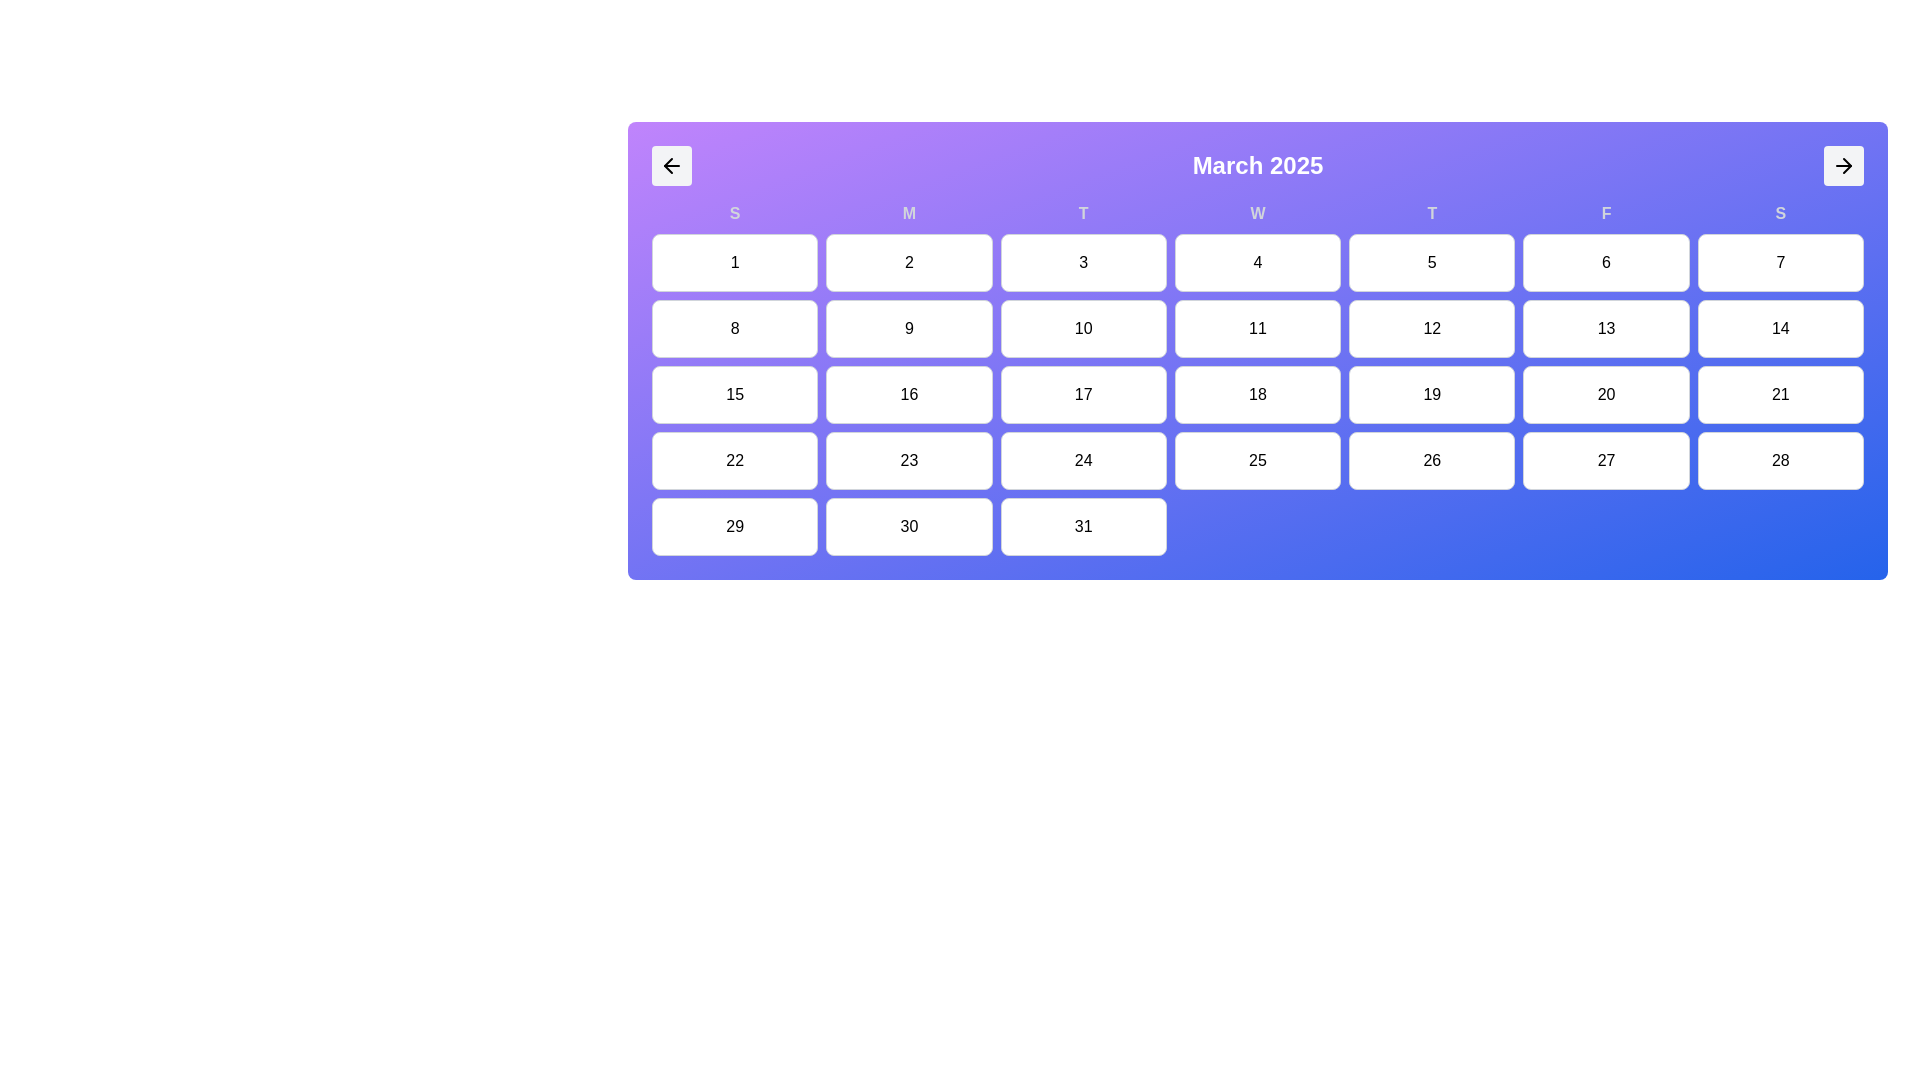  I want to click on the calendar date tile representing Sunday the 8th, which is a square white tile with a rounded border and bold black text '8', so click(734, 327).